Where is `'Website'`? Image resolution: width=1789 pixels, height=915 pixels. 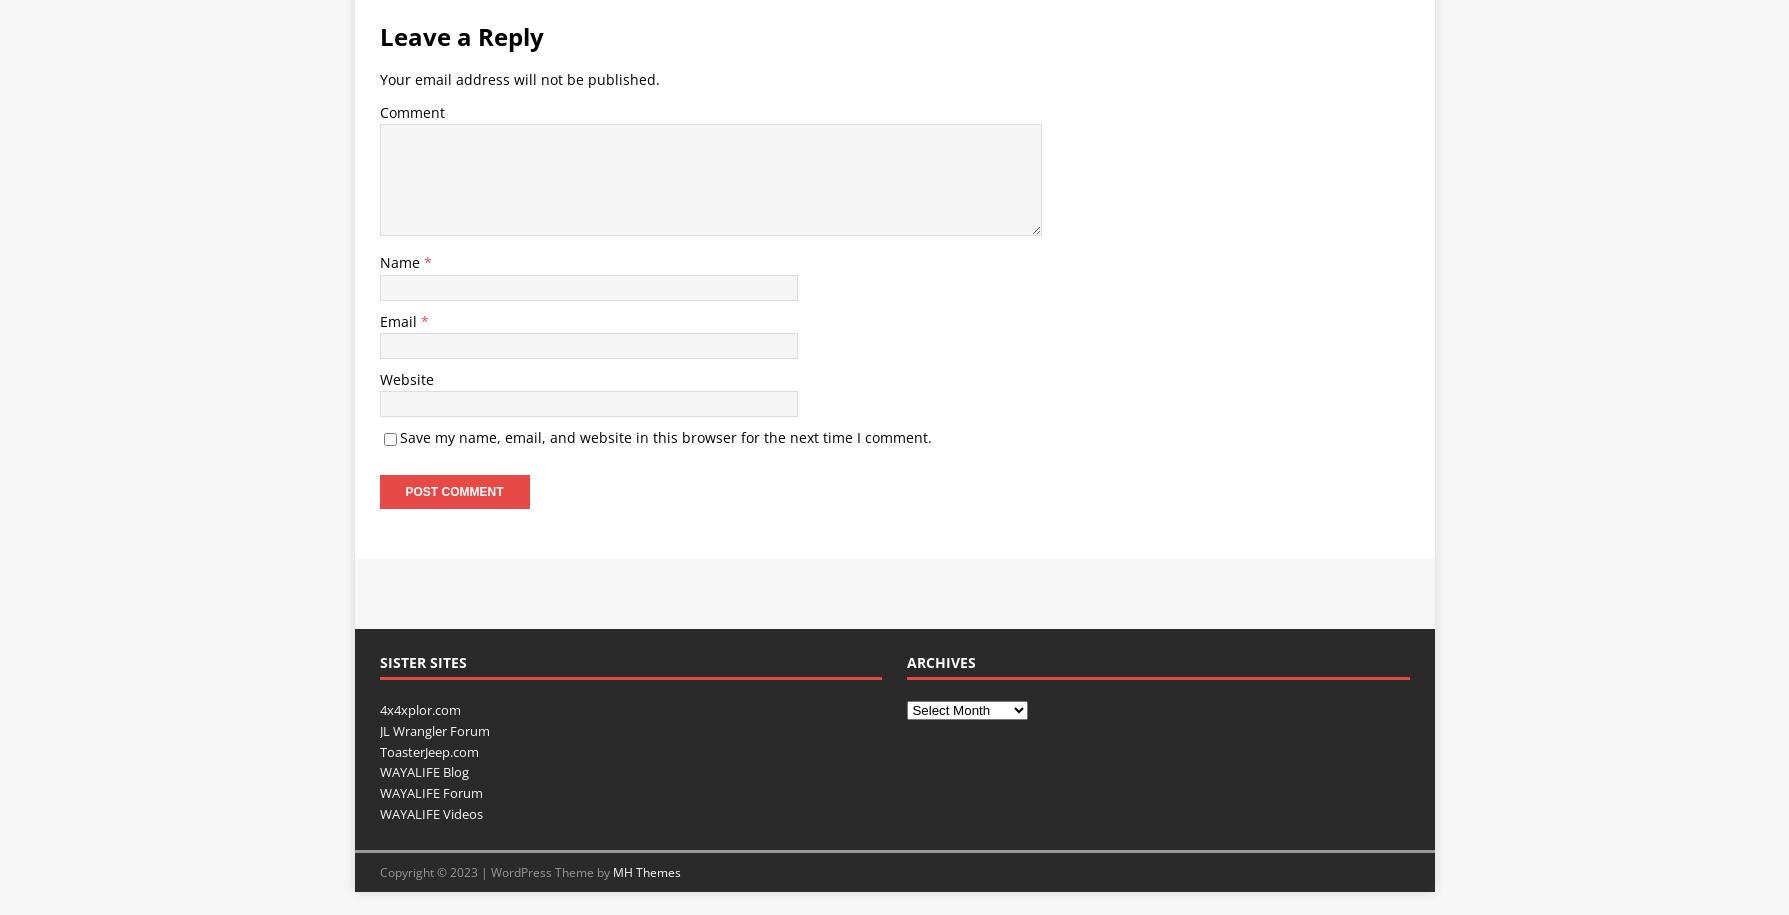 'Website' is located at coordinates (404, 378).